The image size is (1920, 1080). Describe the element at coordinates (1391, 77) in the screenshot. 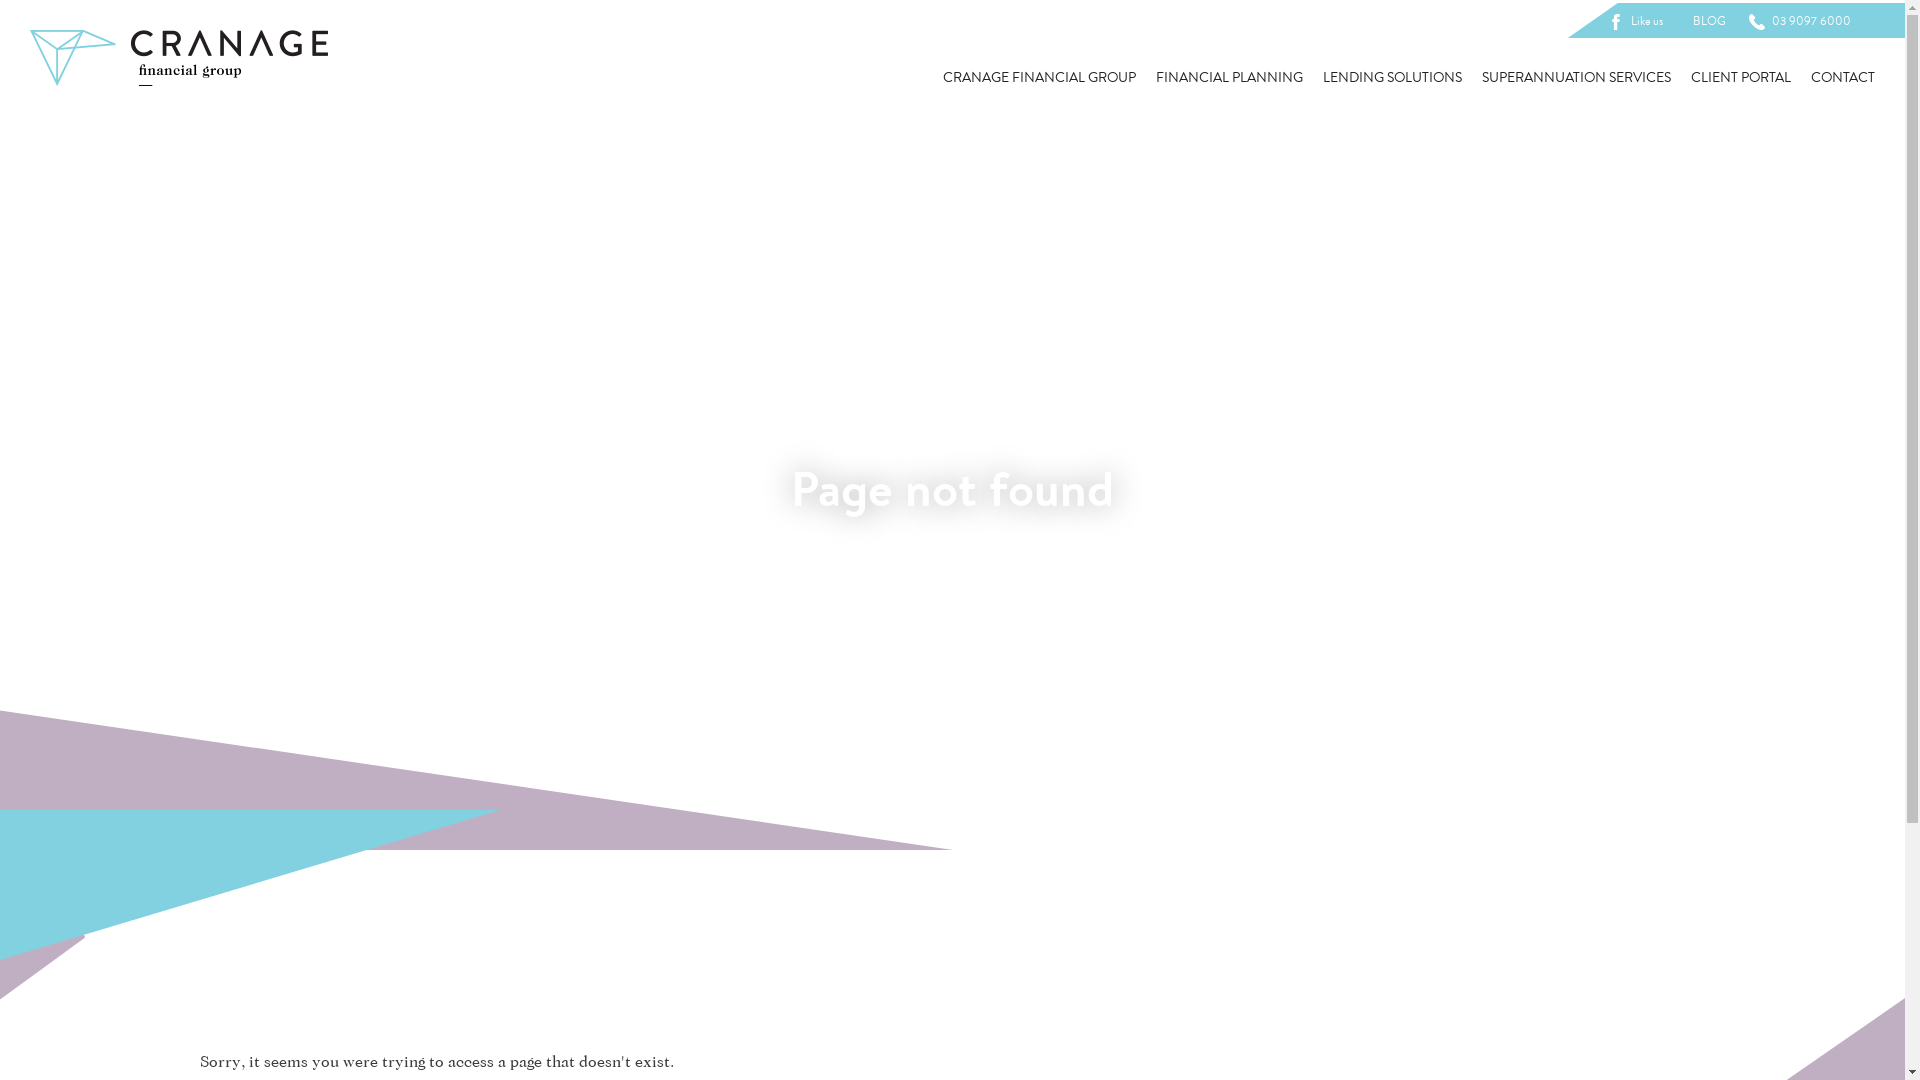

I see `'LENDING SOLUTIONS'` at that location.